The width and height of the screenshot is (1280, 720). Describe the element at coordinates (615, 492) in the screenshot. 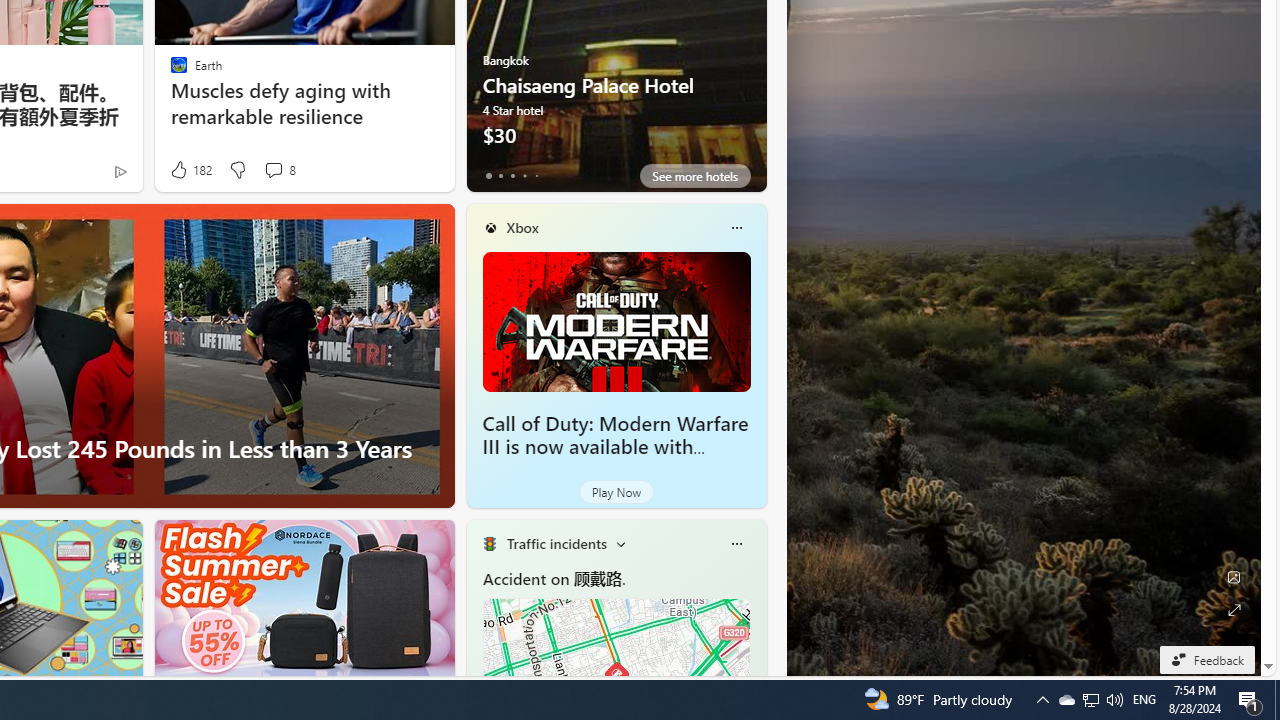

I see `'Play Now'` at that location.